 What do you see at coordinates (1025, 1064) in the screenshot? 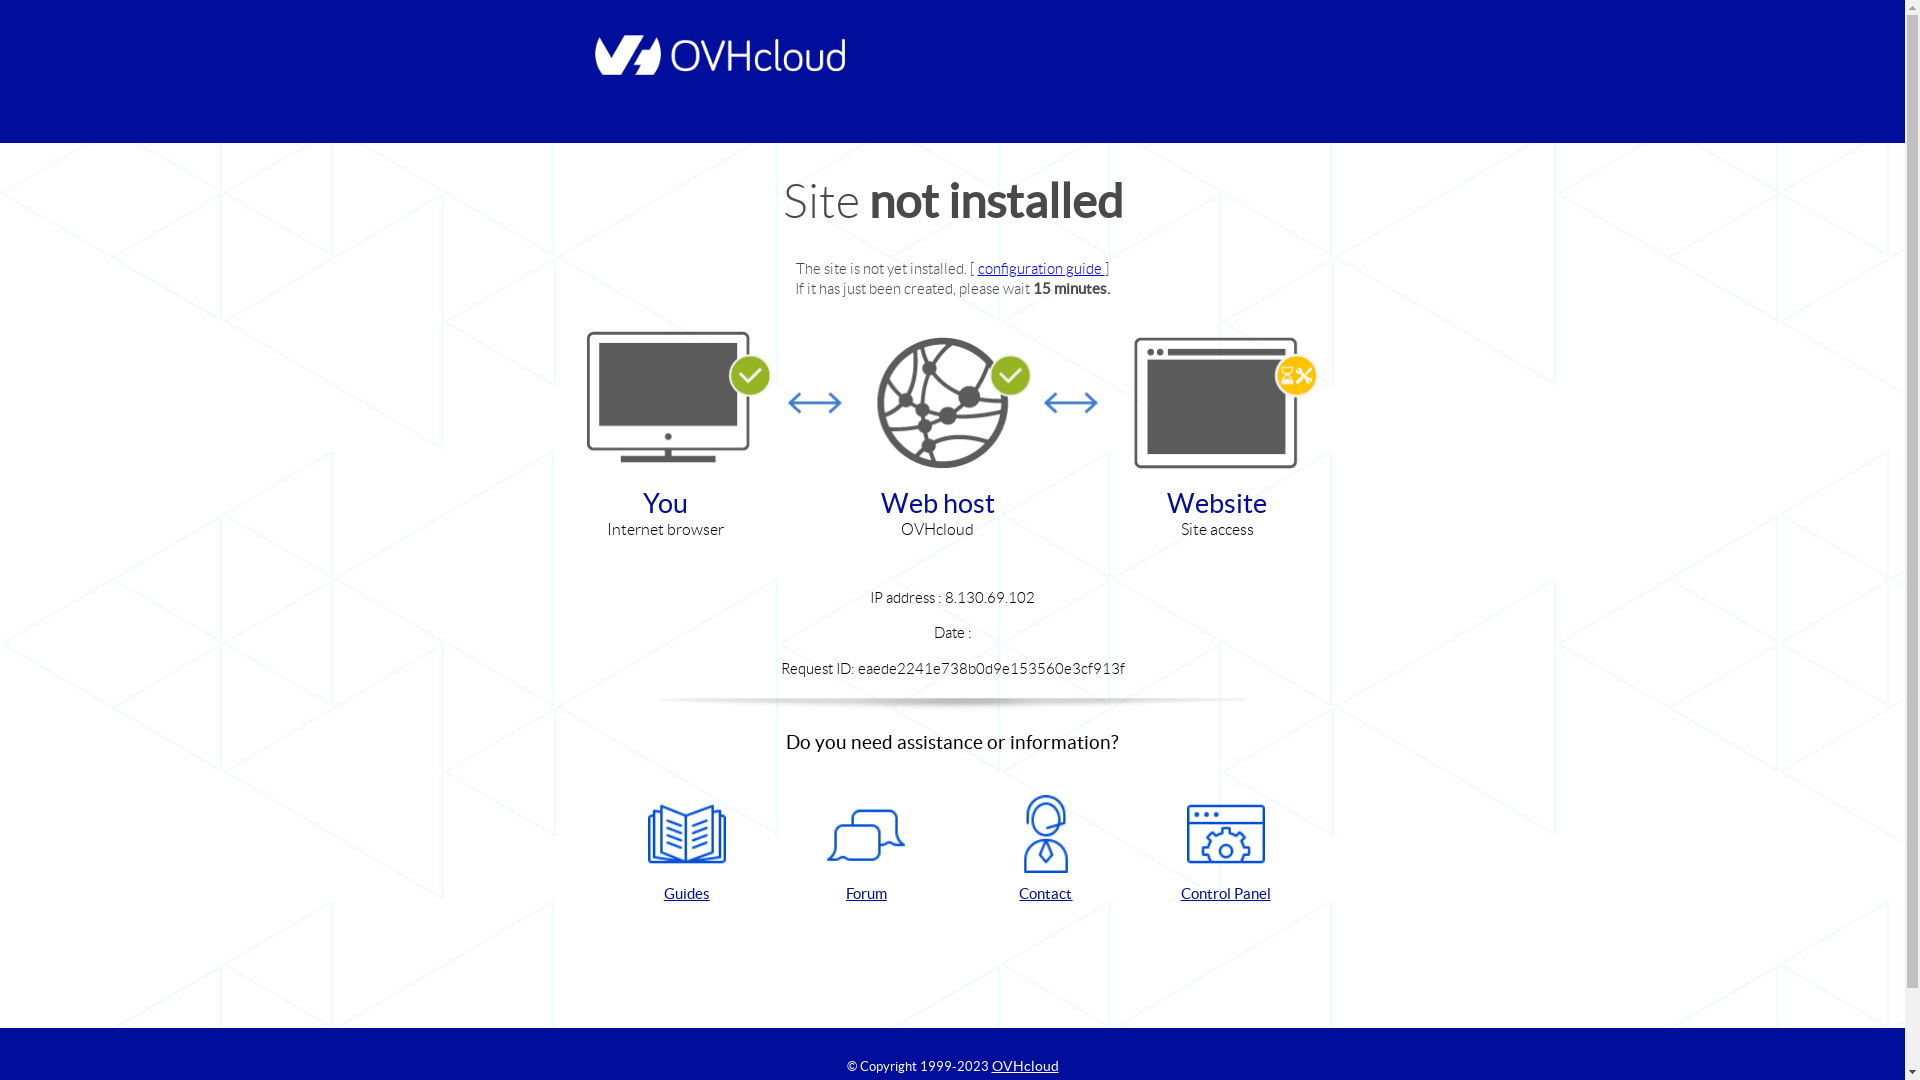
I see `'OVHcloud'` at bounding box center [1025, 1064].